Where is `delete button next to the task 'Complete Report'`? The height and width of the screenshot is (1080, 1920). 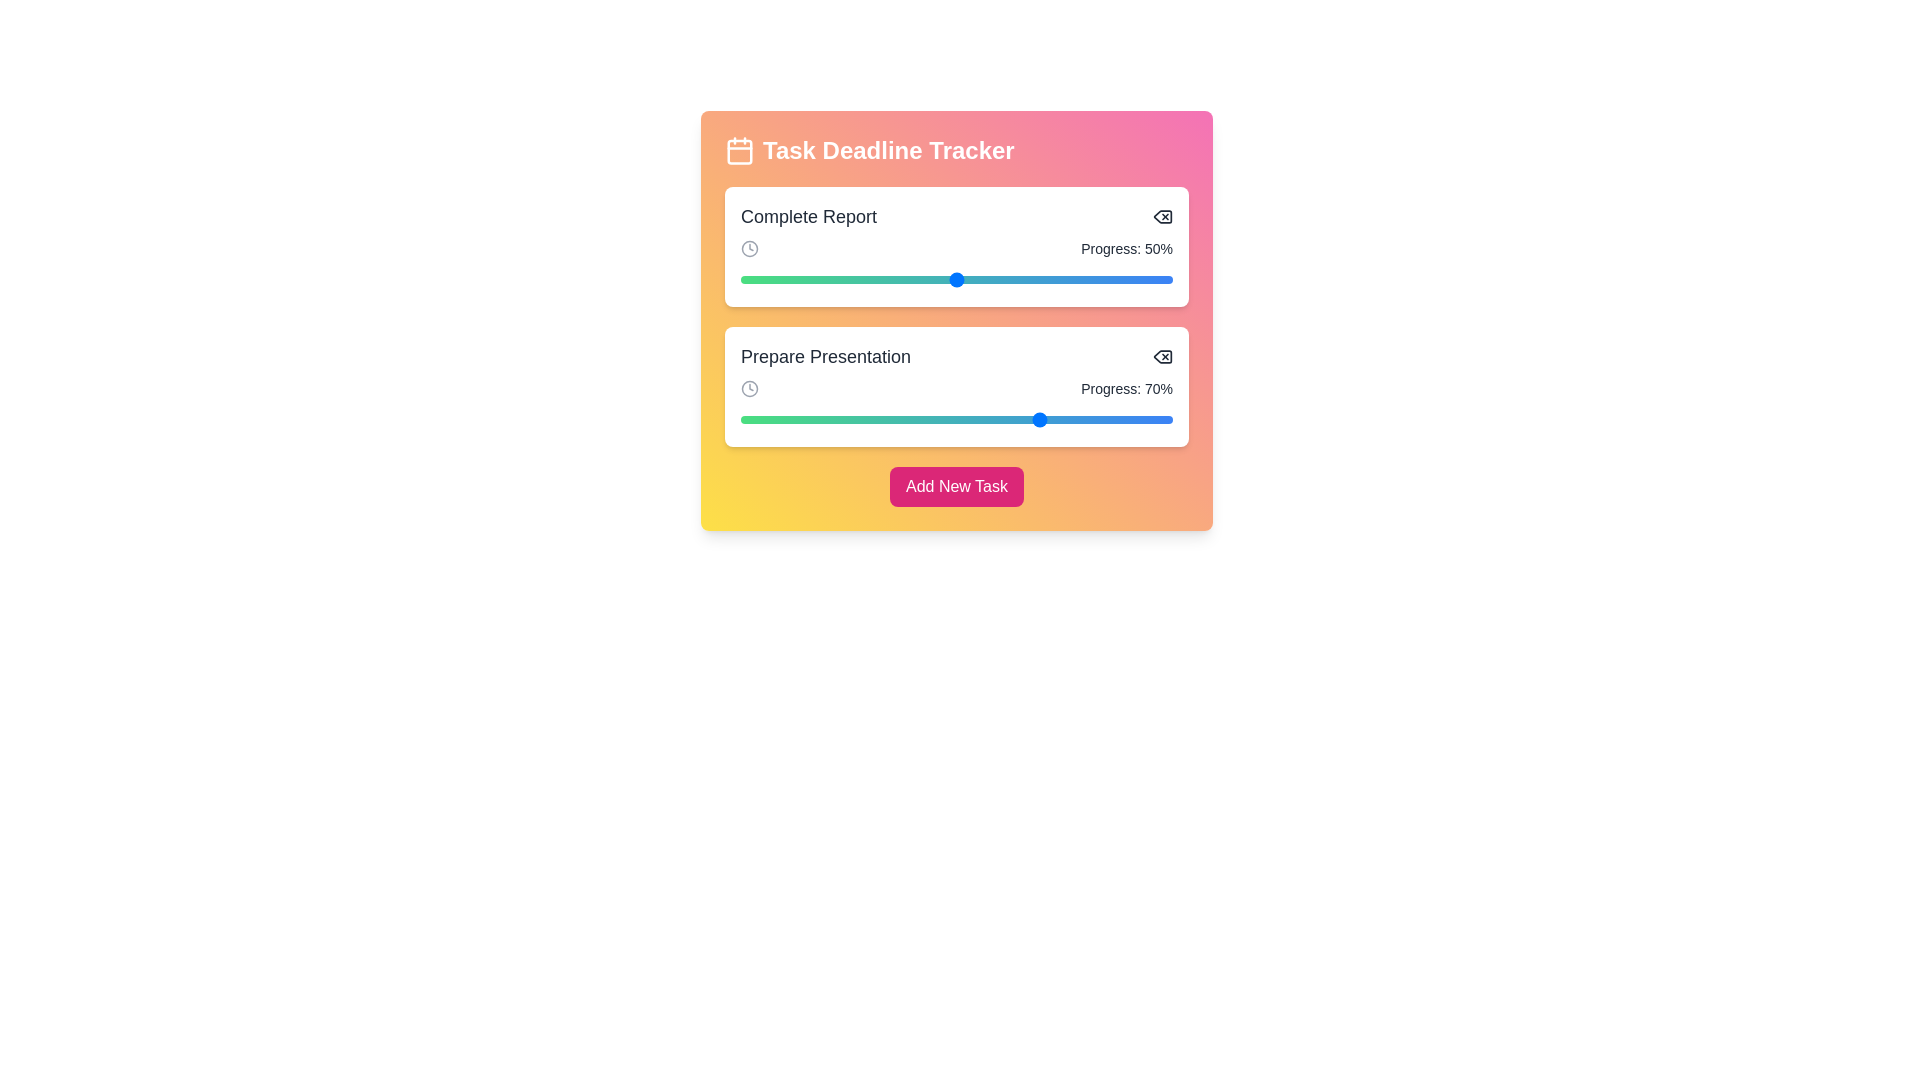 delete button next to the task 'Complete Report' is located at coordinates (1162, 216).